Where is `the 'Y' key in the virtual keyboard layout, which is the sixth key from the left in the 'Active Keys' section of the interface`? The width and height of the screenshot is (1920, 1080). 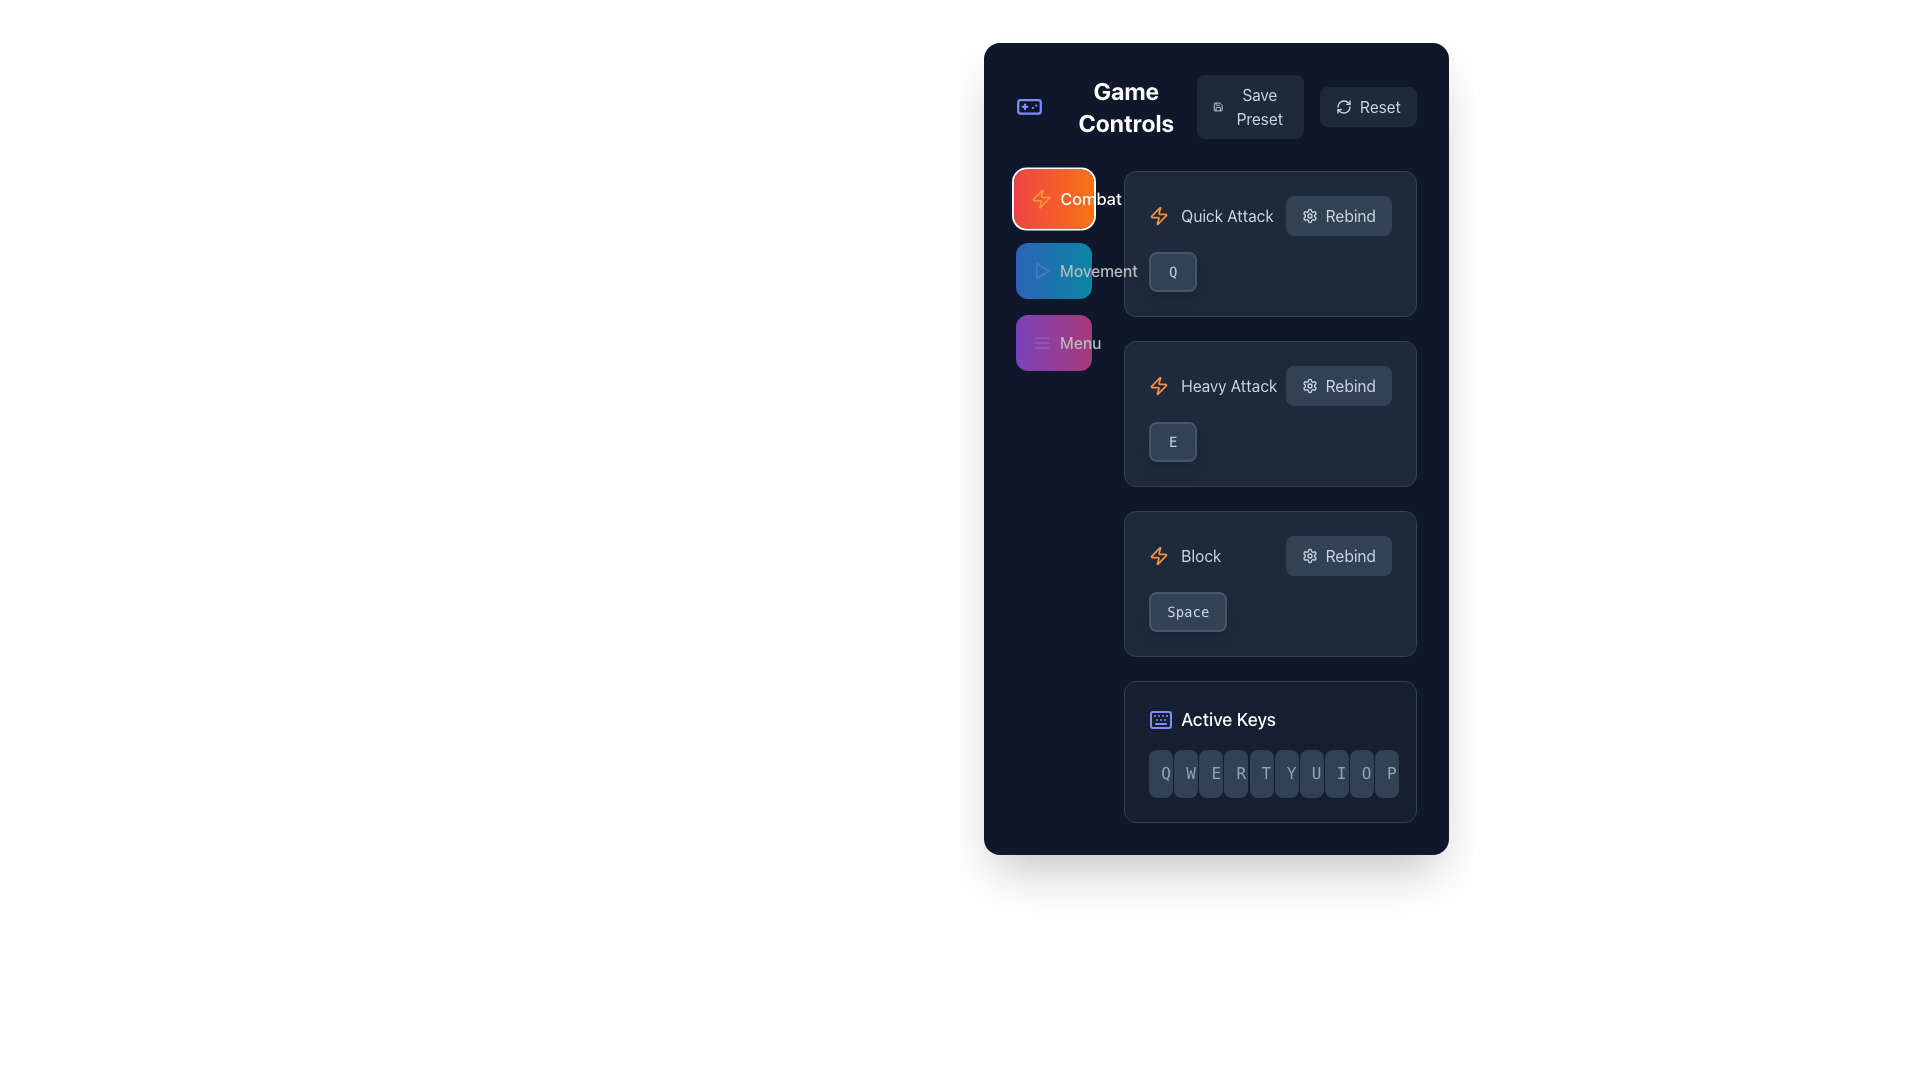
the 'Y' key in the virtual keyboard layout, which is the sixth key from the left in the 'Active Keys' section of the interface is located at coordinates (1286, 773).